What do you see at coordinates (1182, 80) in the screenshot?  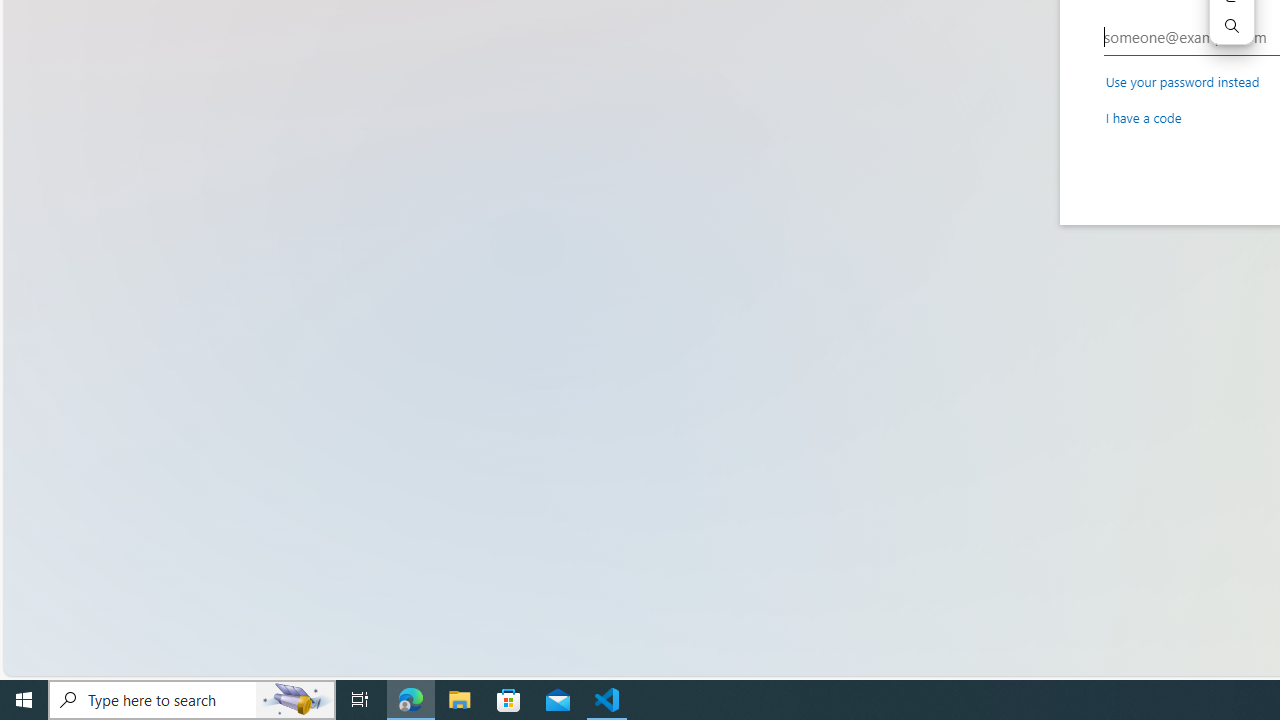 I see `'Use your password instead'` at bounding box center [1182, 80].